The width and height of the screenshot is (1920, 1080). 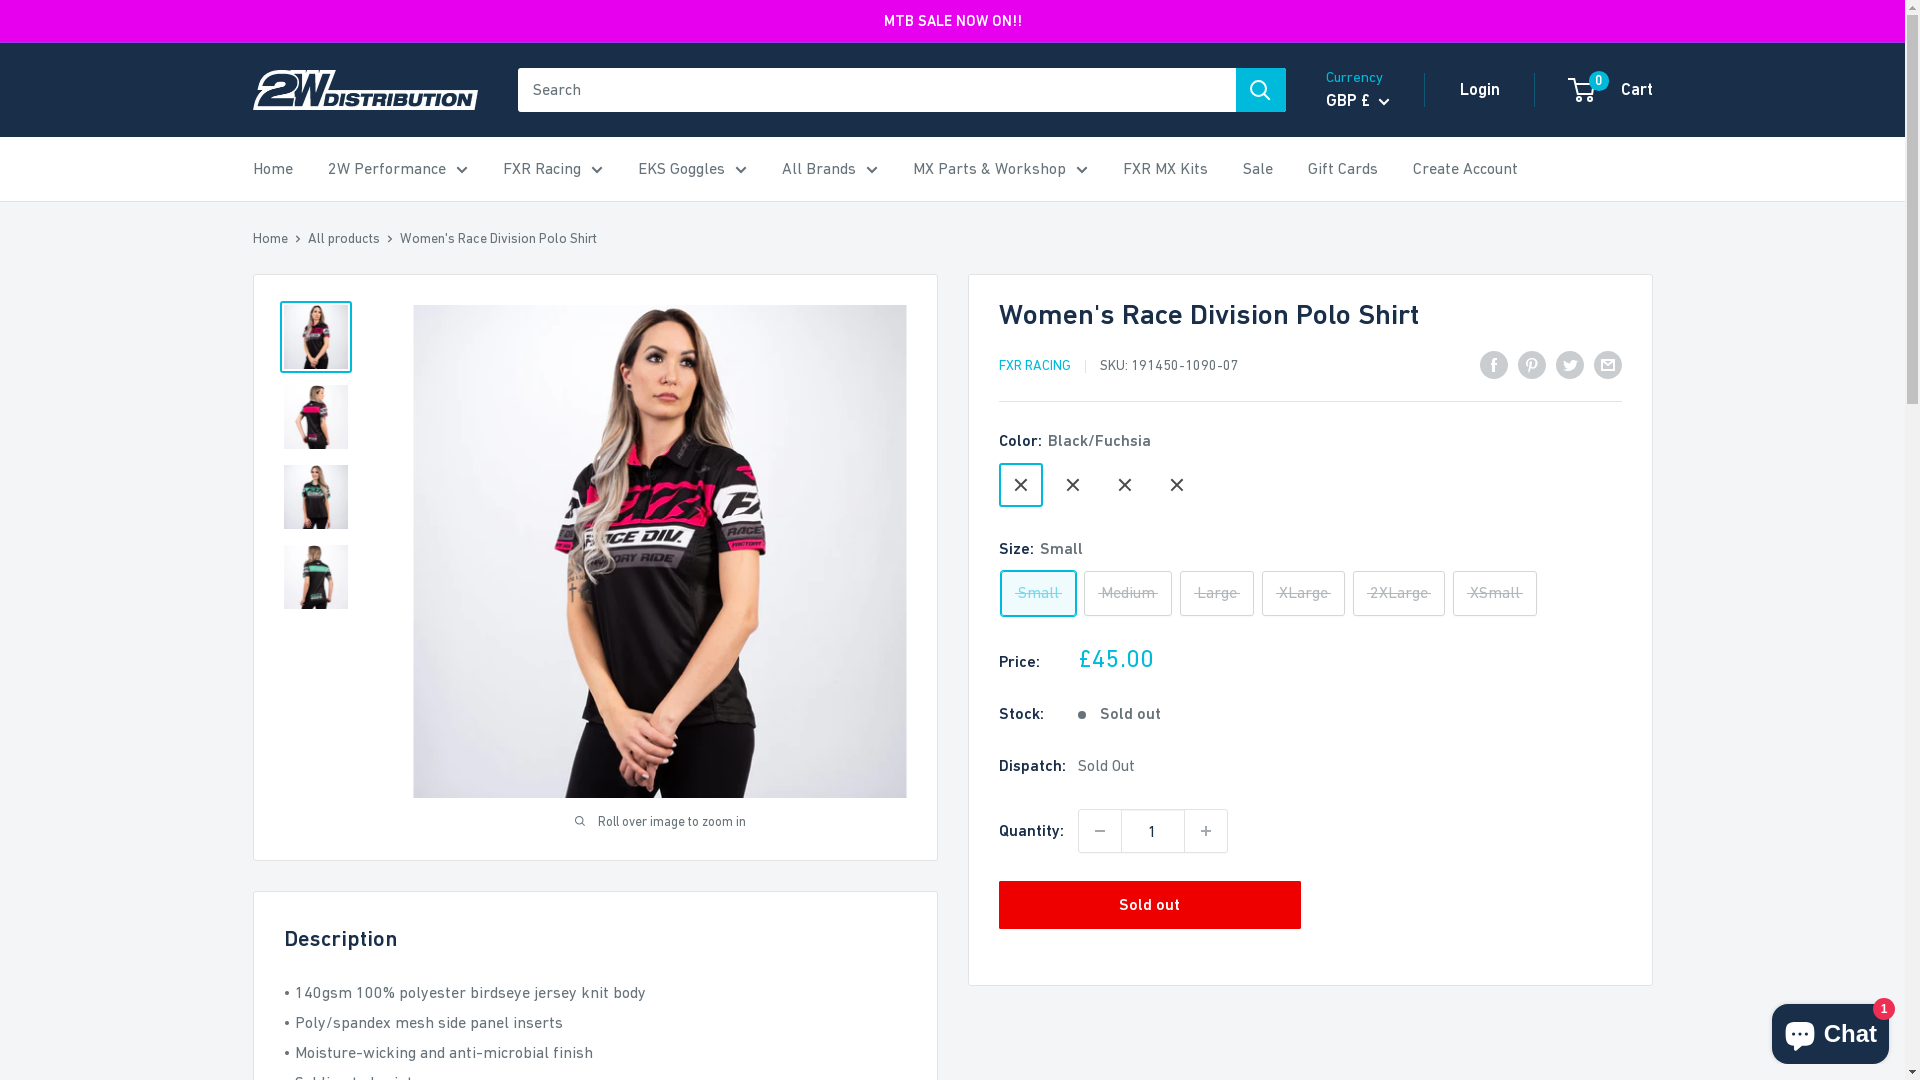 I want to click on 'Sale', so click(x=1256, y=168).